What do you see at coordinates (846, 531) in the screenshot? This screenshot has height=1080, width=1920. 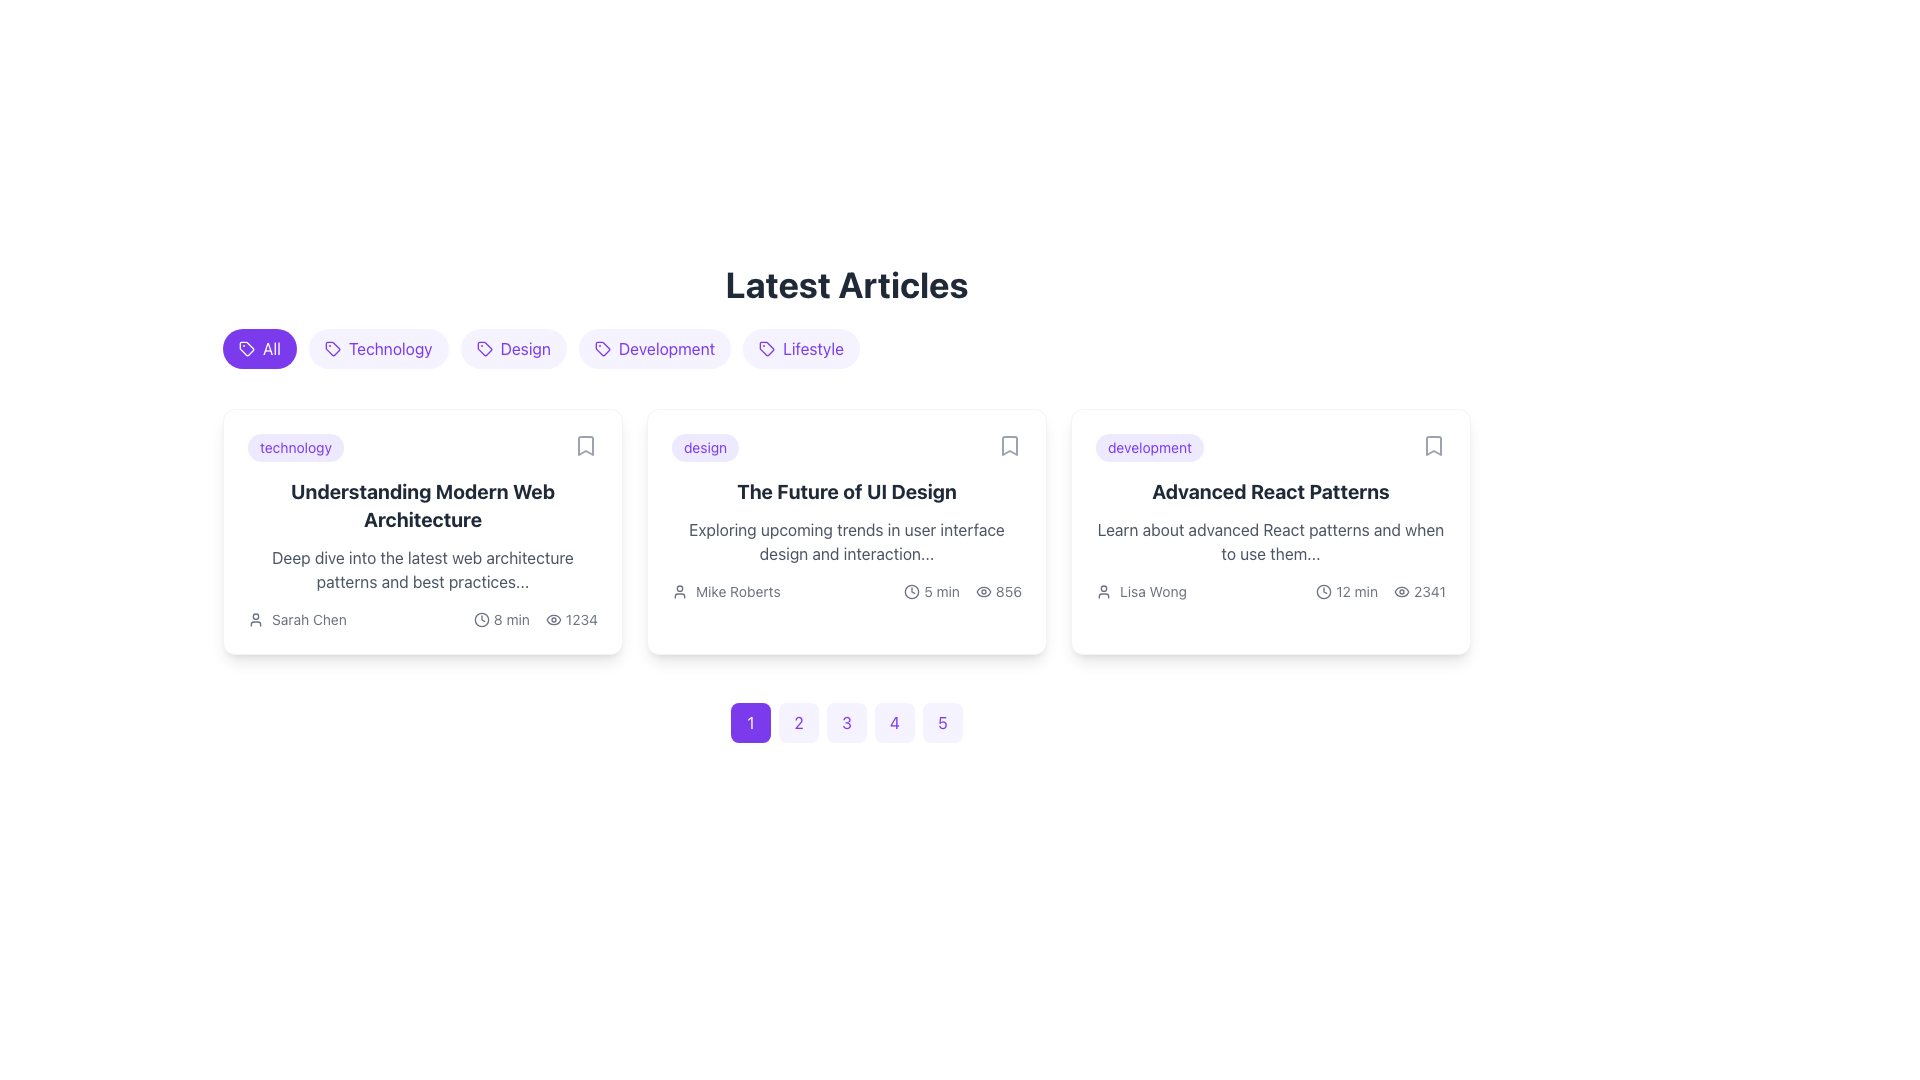 I see `the middle content card in the three-column grid layout` at bounding box center [846, 531].